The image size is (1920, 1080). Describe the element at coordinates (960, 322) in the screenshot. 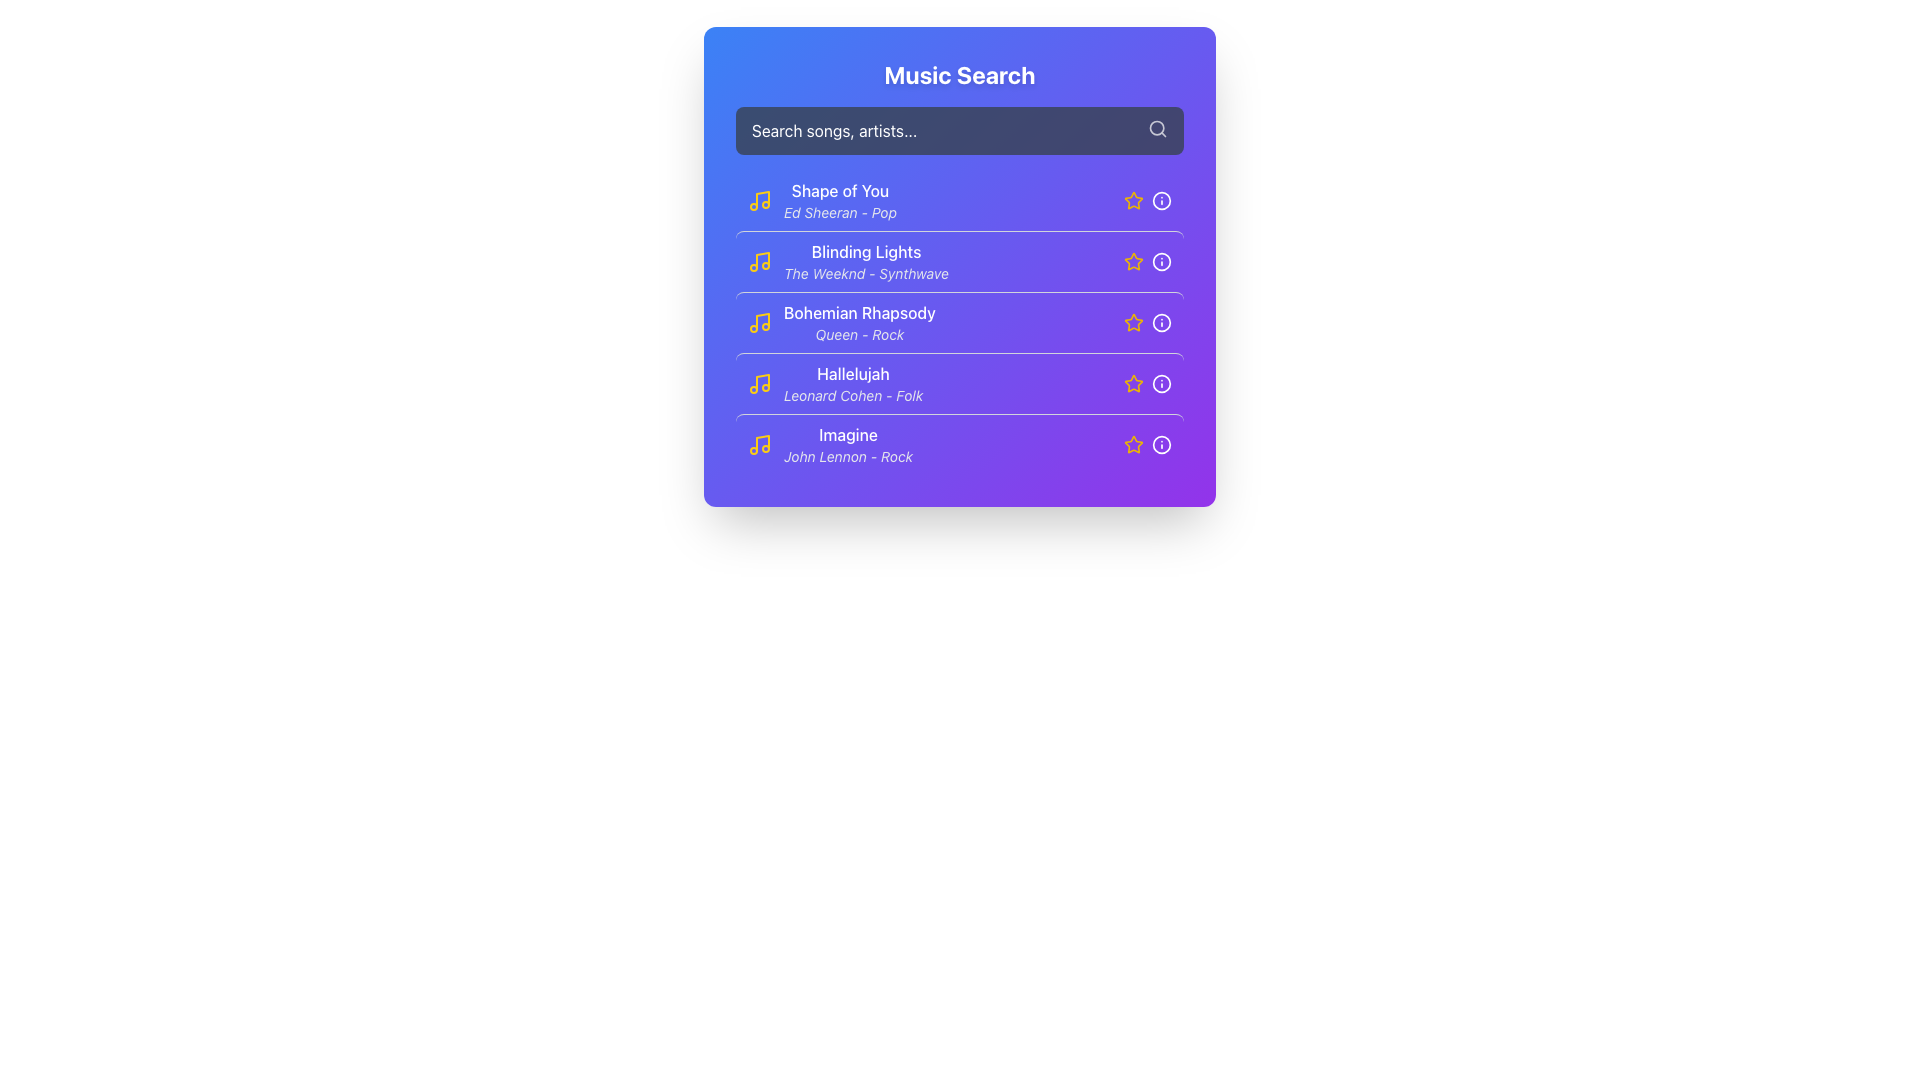

I see `the info button on the third list item in the music search interface` at that location.